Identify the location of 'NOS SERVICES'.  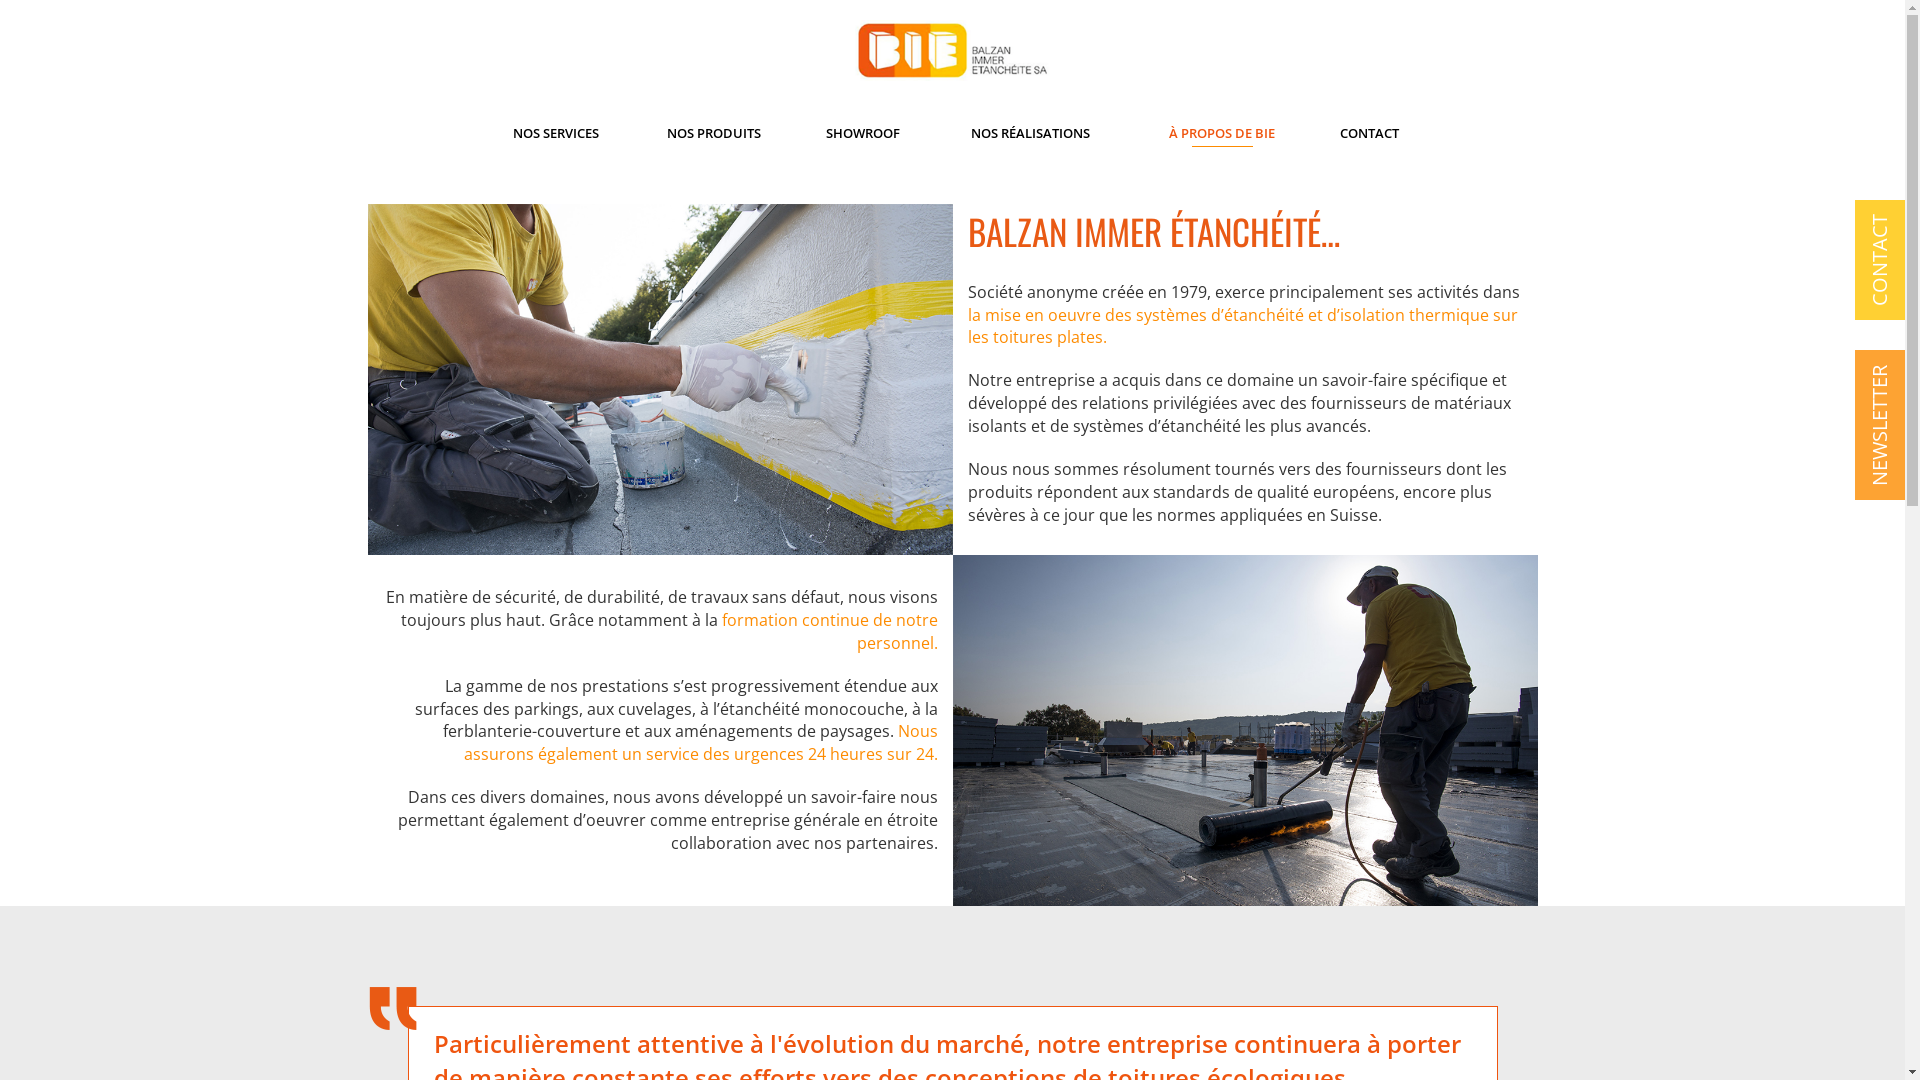
(556, 132).